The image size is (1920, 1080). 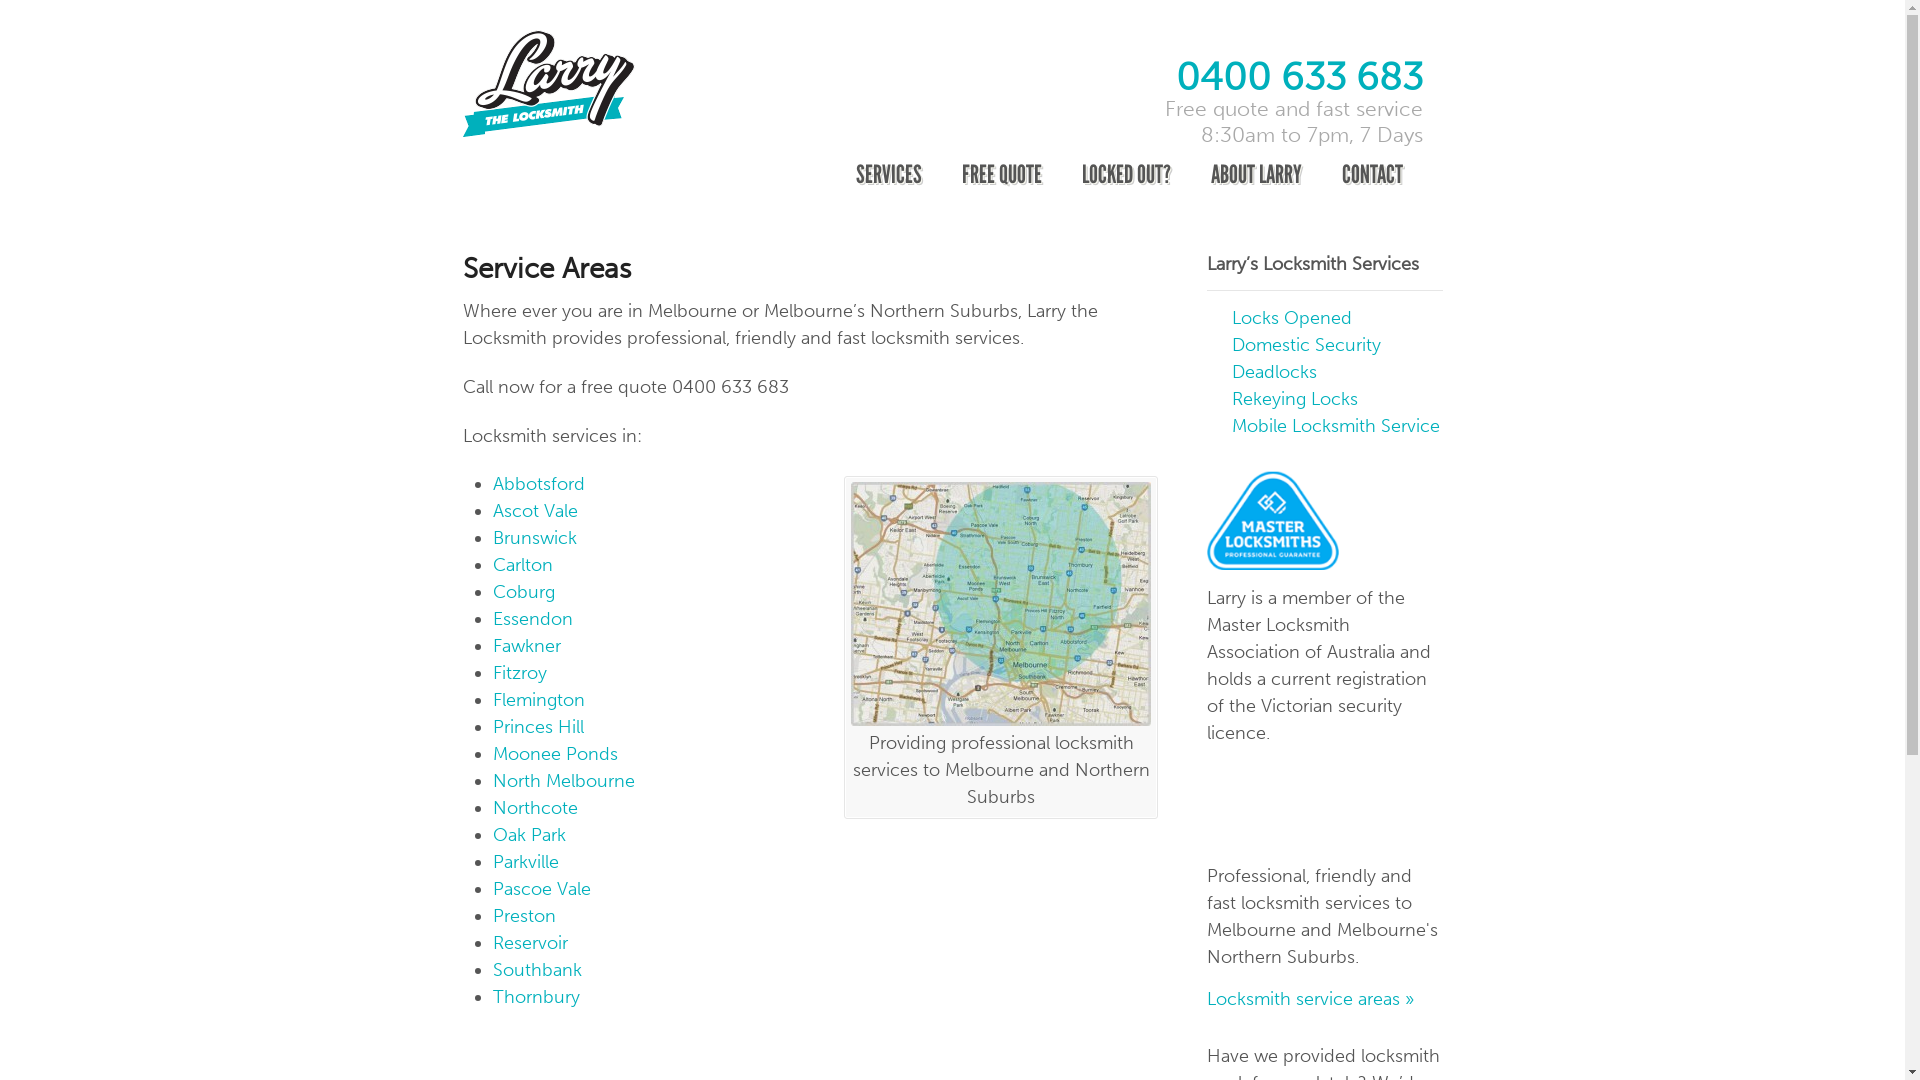 What do you see at coordinates (524, 860) in the screenshot?
I see `'Parkville'` at bounding box center [524, 860].